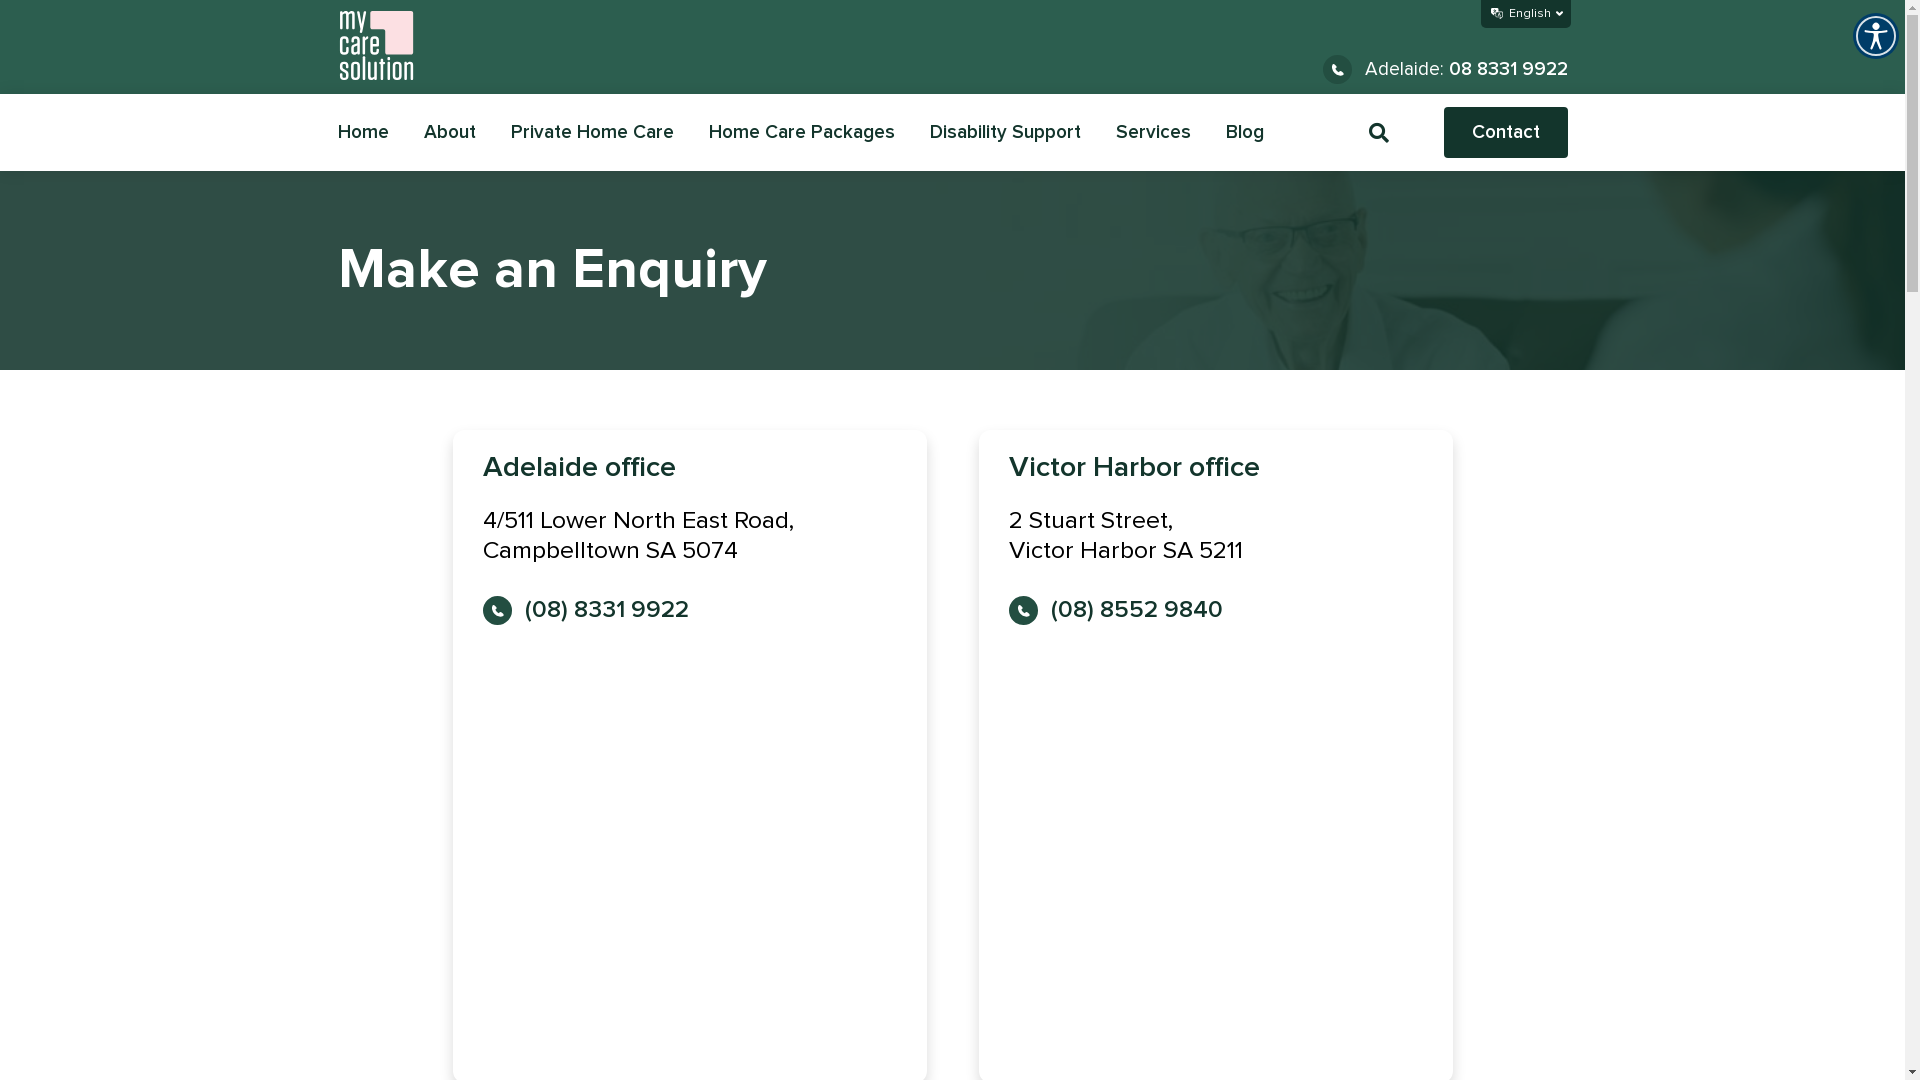  What do you see at coordinates (449, 132) in the screenshot?
I see `'About'` at bounding box center [449, 132].